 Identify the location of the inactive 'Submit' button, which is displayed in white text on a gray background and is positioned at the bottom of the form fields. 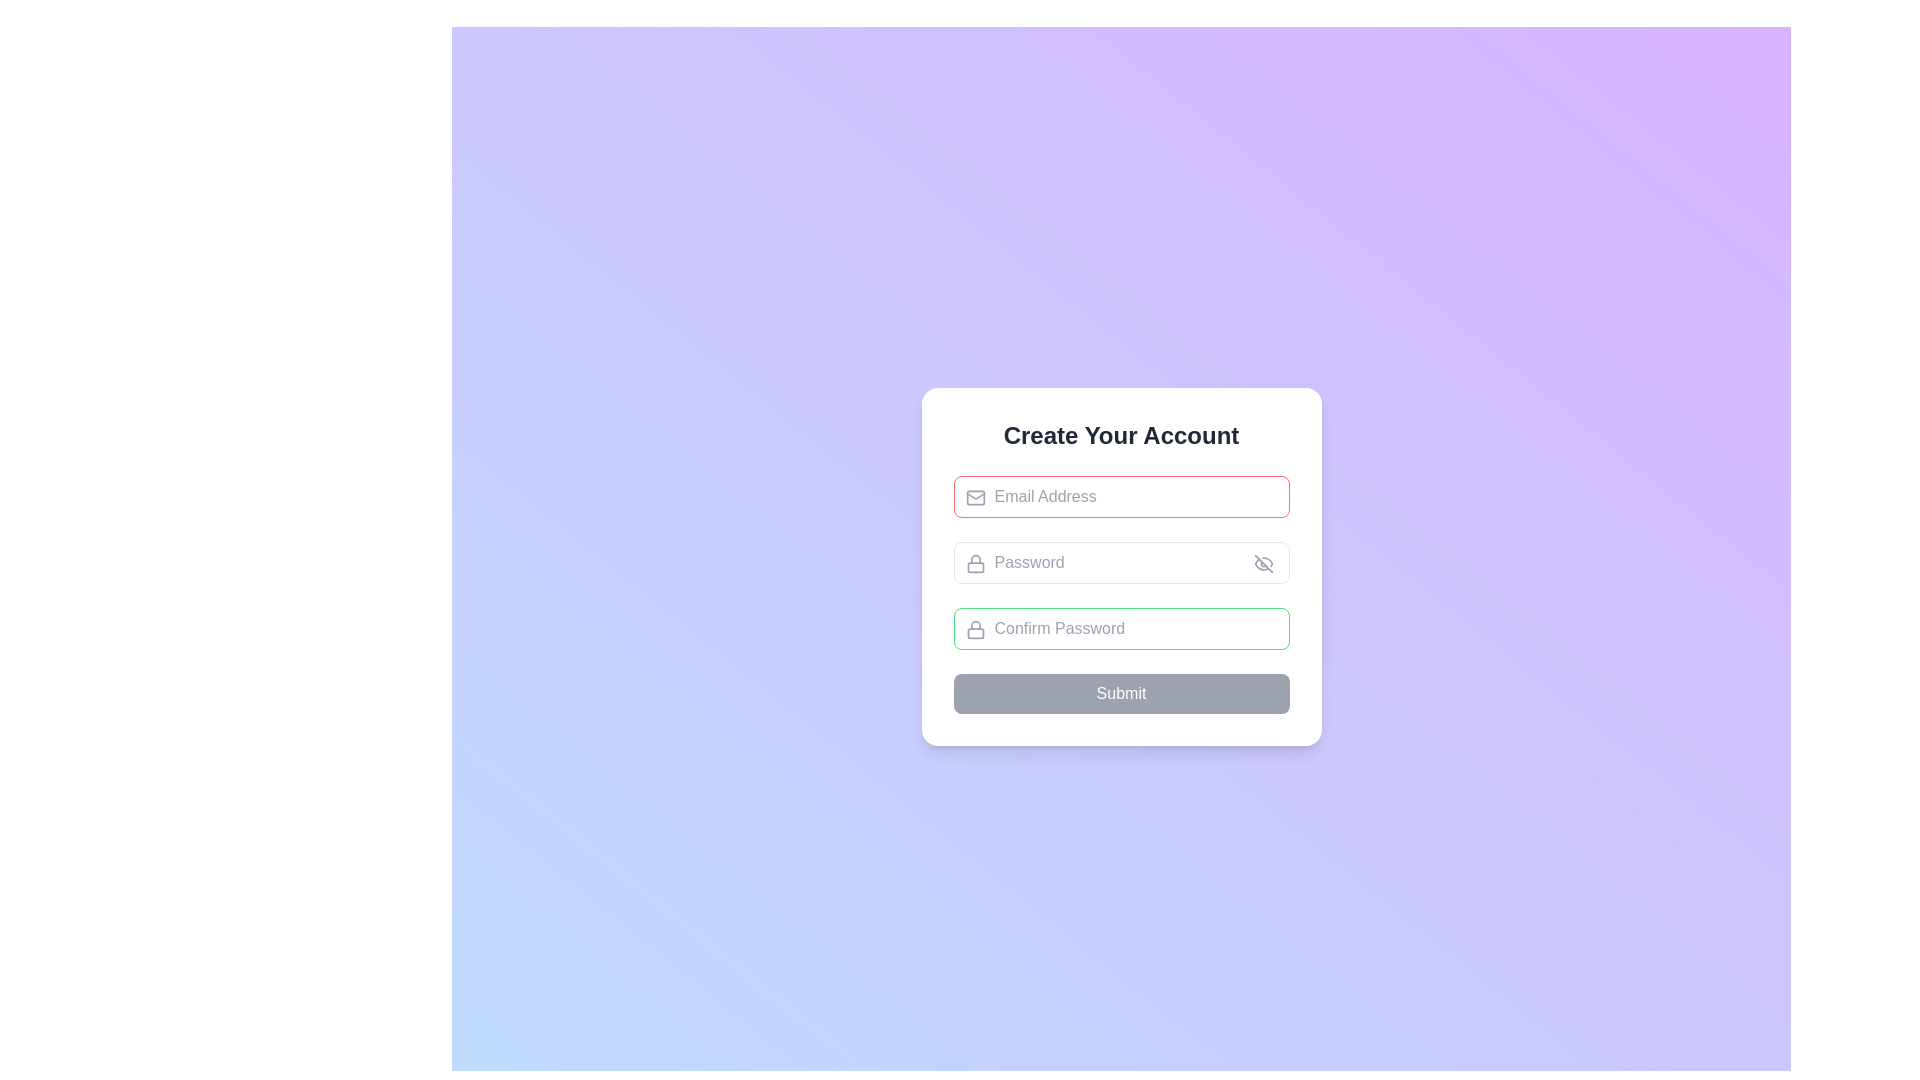
(1121, 693).